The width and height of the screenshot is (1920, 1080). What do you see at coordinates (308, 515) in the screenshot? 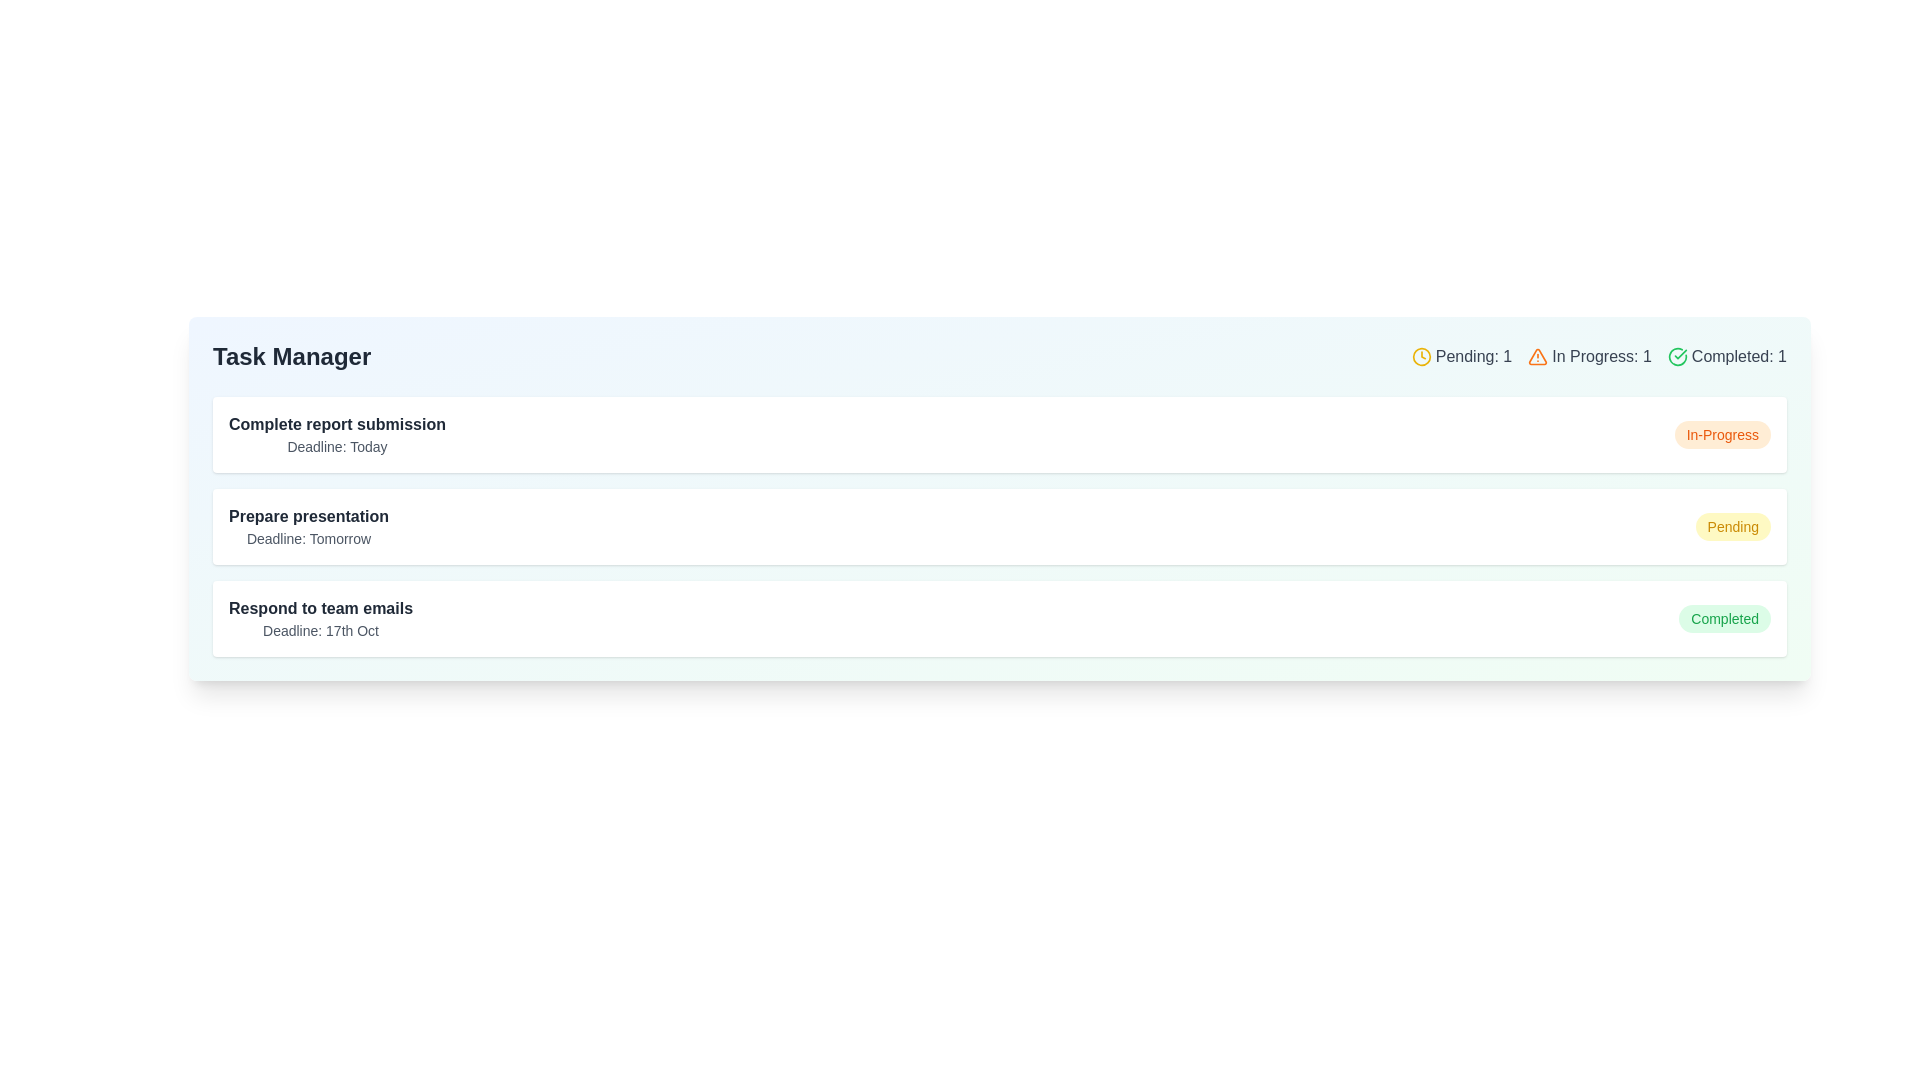
I see `task name displayed in bold text labeled 'Prepare presentation', located at the top part of the second task item in the Task Manager` at bounding box center [308, 515].